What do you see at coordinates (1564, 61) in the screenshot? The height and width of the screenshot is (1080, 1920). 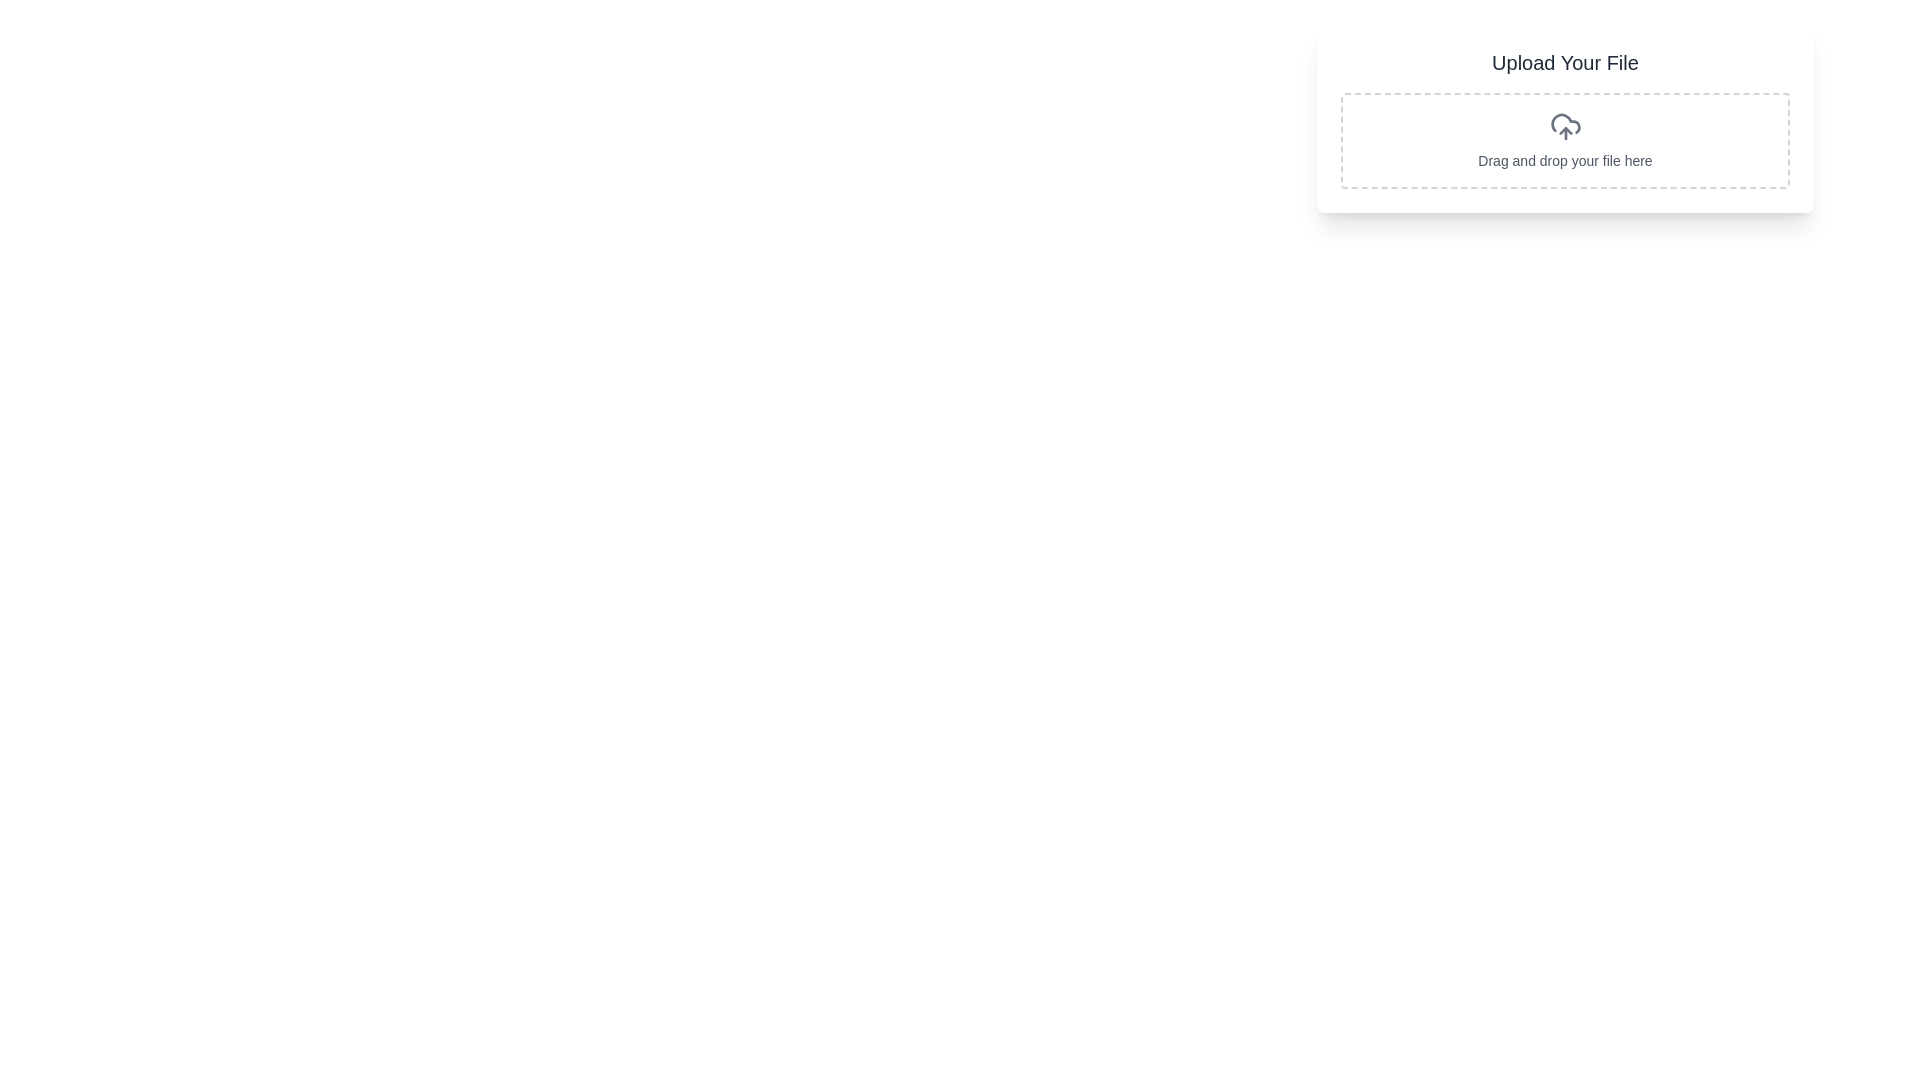 I see `the text heading that describes the upload module, which is located at the top of the upload section` at bounding box center [1564, 61].